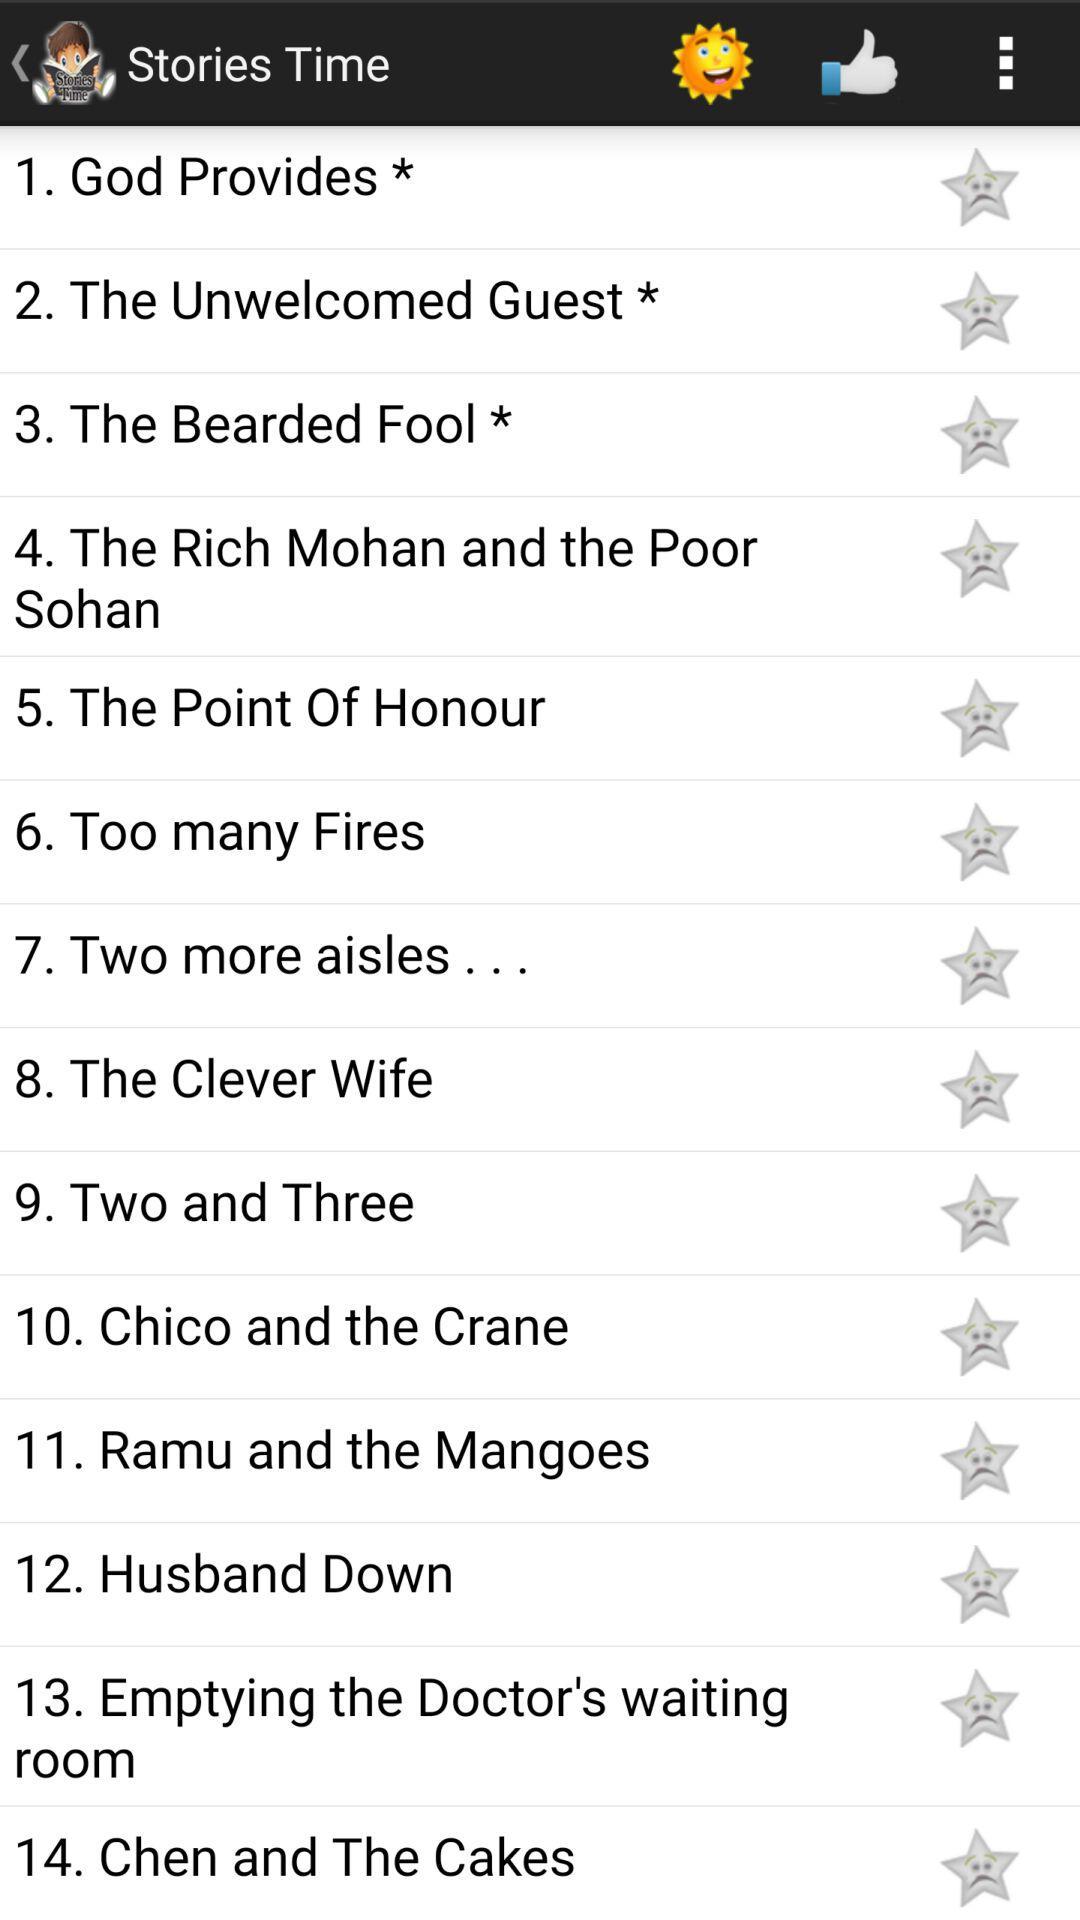 Image resolution: width=1080 pixels, height=1920 pixels. Describe the element at coordinates (452, 1447) in the screenshot. I see `item above 12. husband down icon` at that location.